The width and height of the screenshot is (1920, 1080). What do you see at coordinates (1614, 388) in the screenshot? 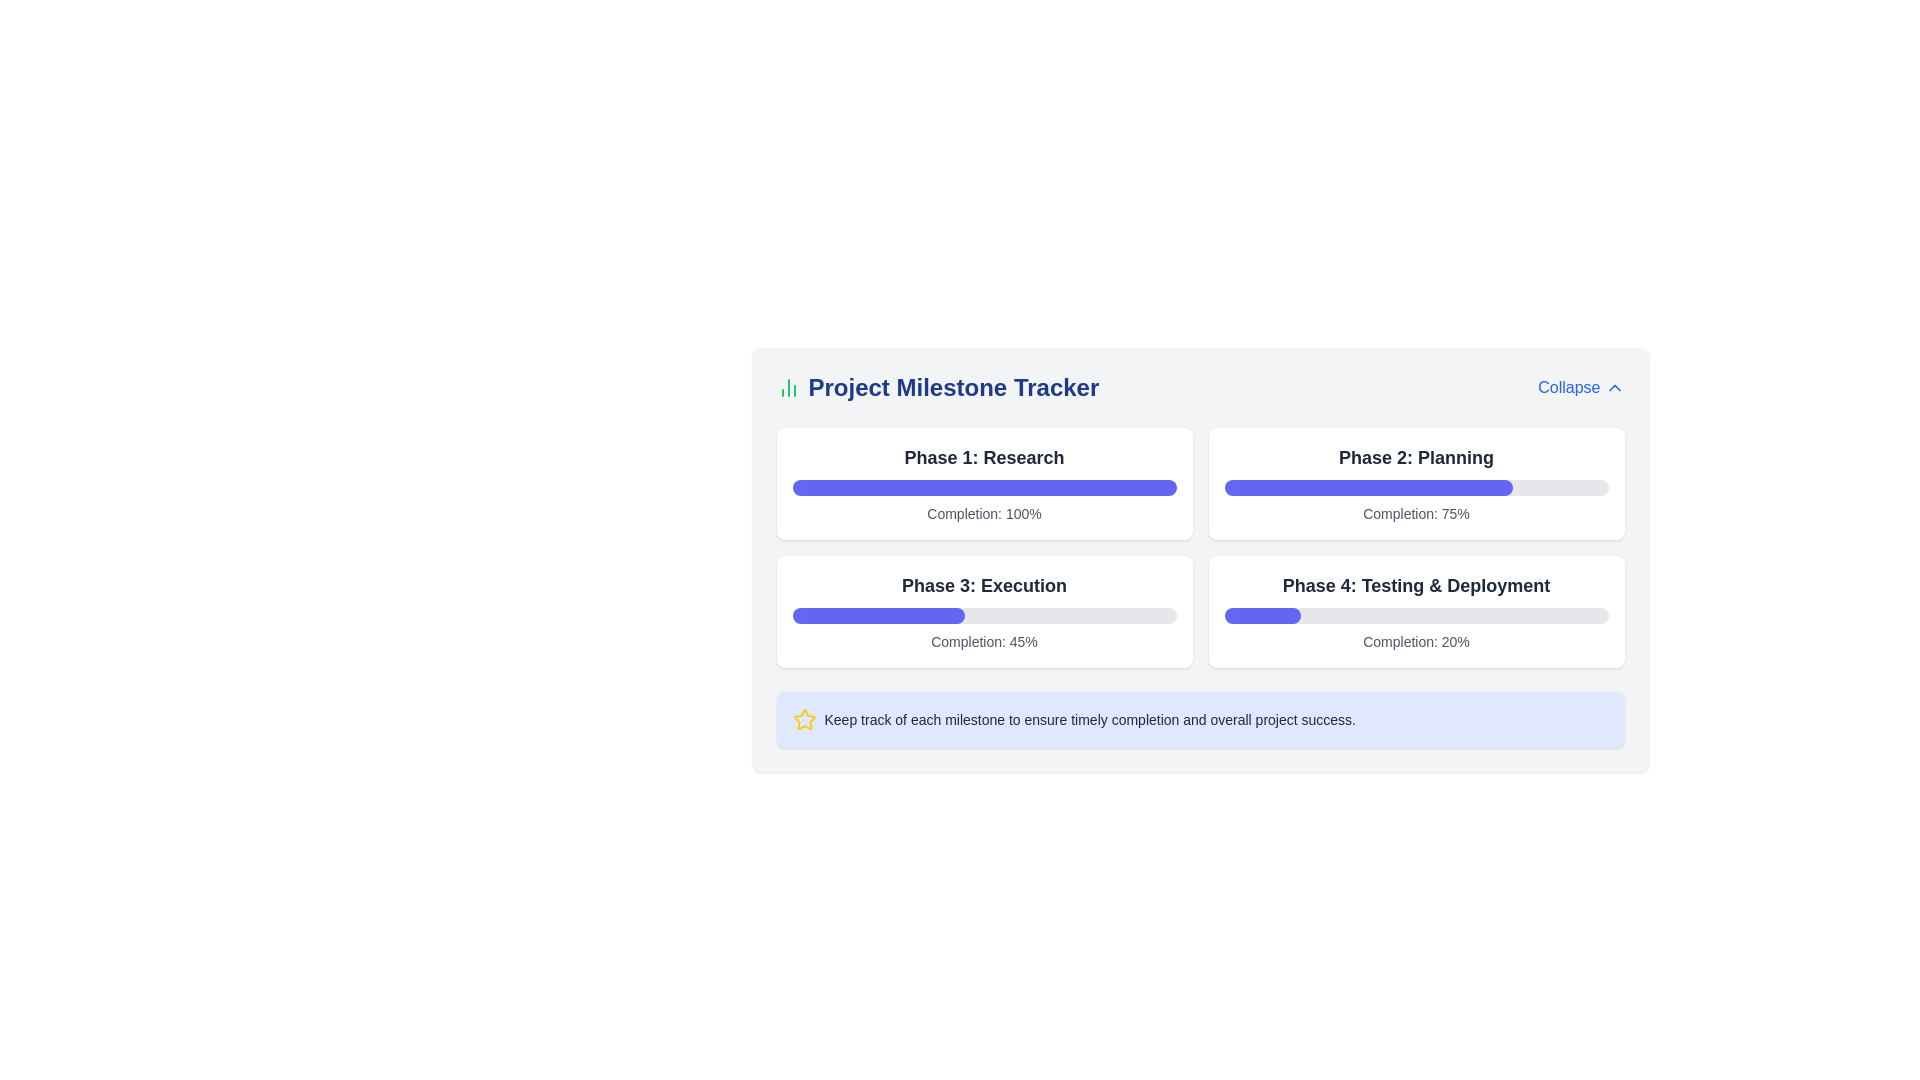
I see `the upwards-pointing chevron icon located to the immediate right of the 'Collapse' label` at bounding box center [1614, 388].